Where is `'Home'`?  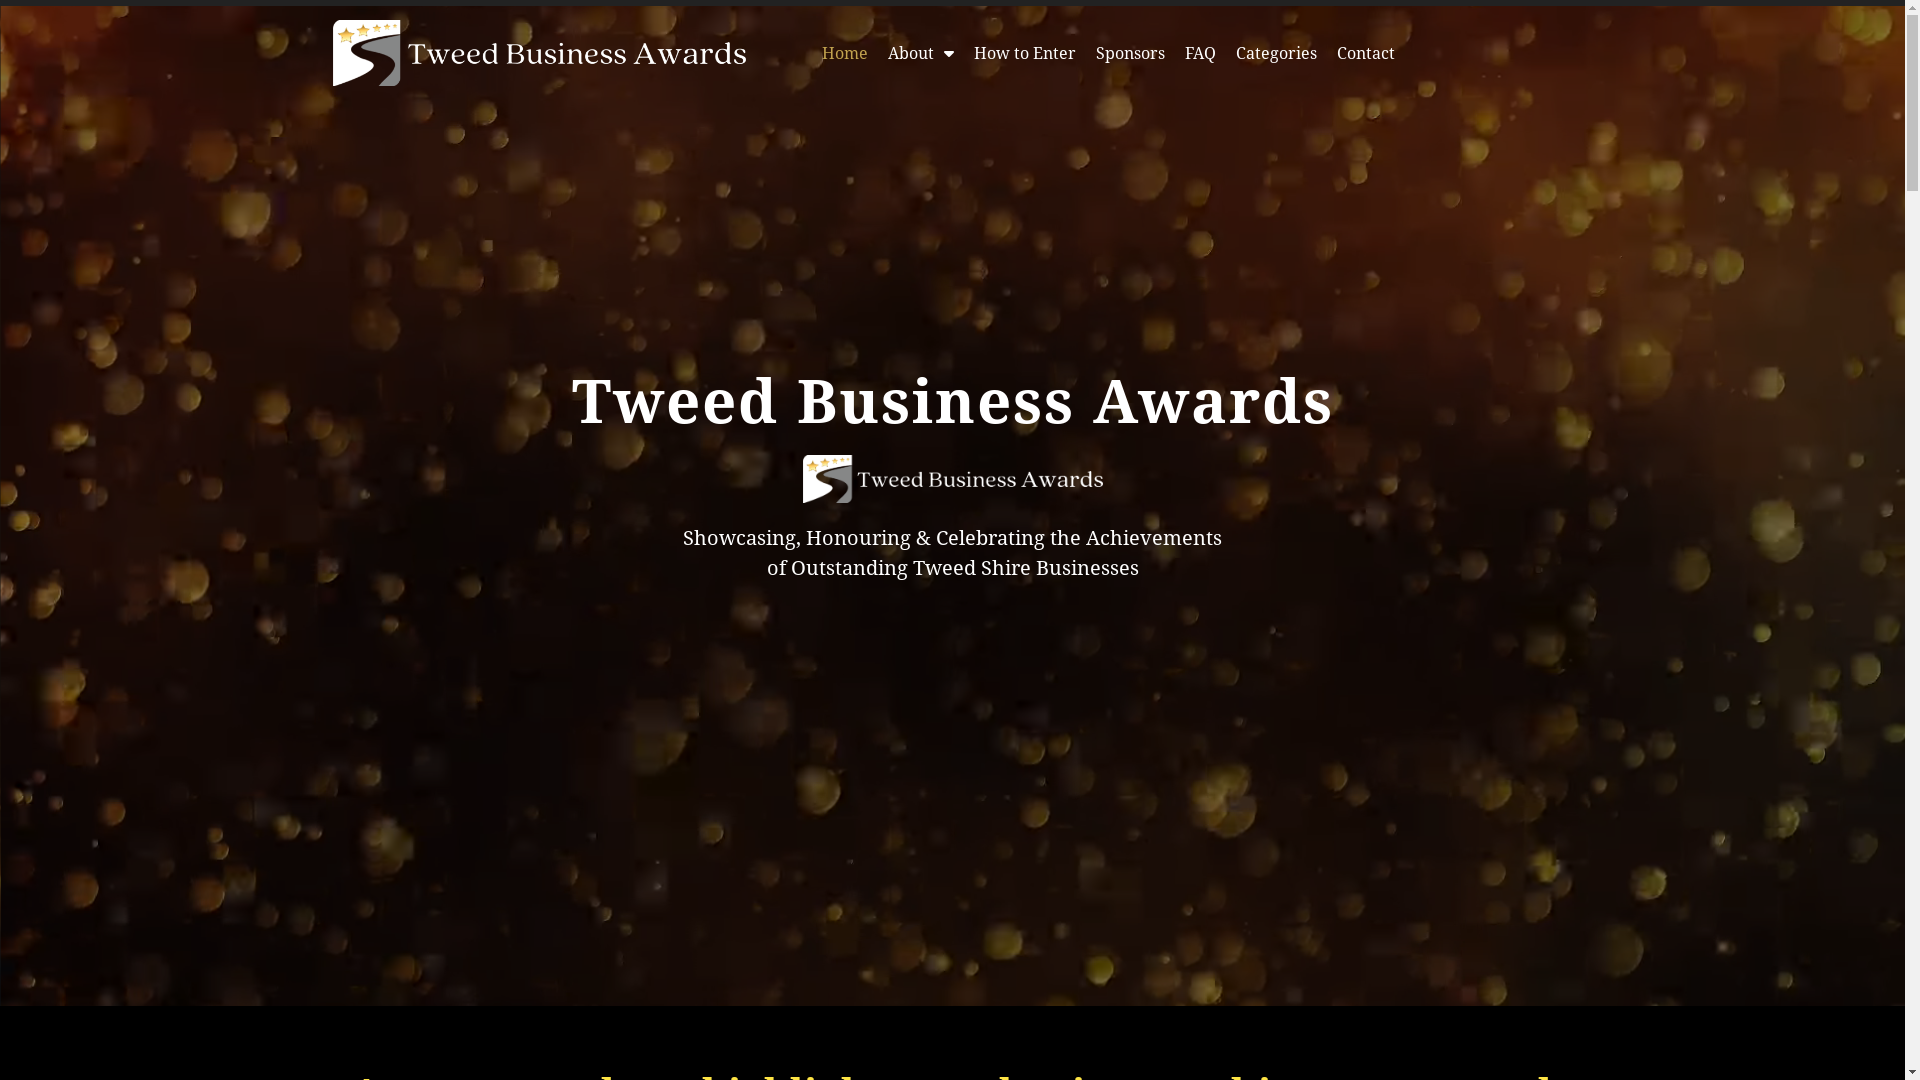 'Home' is located at coordinates (821, 52).